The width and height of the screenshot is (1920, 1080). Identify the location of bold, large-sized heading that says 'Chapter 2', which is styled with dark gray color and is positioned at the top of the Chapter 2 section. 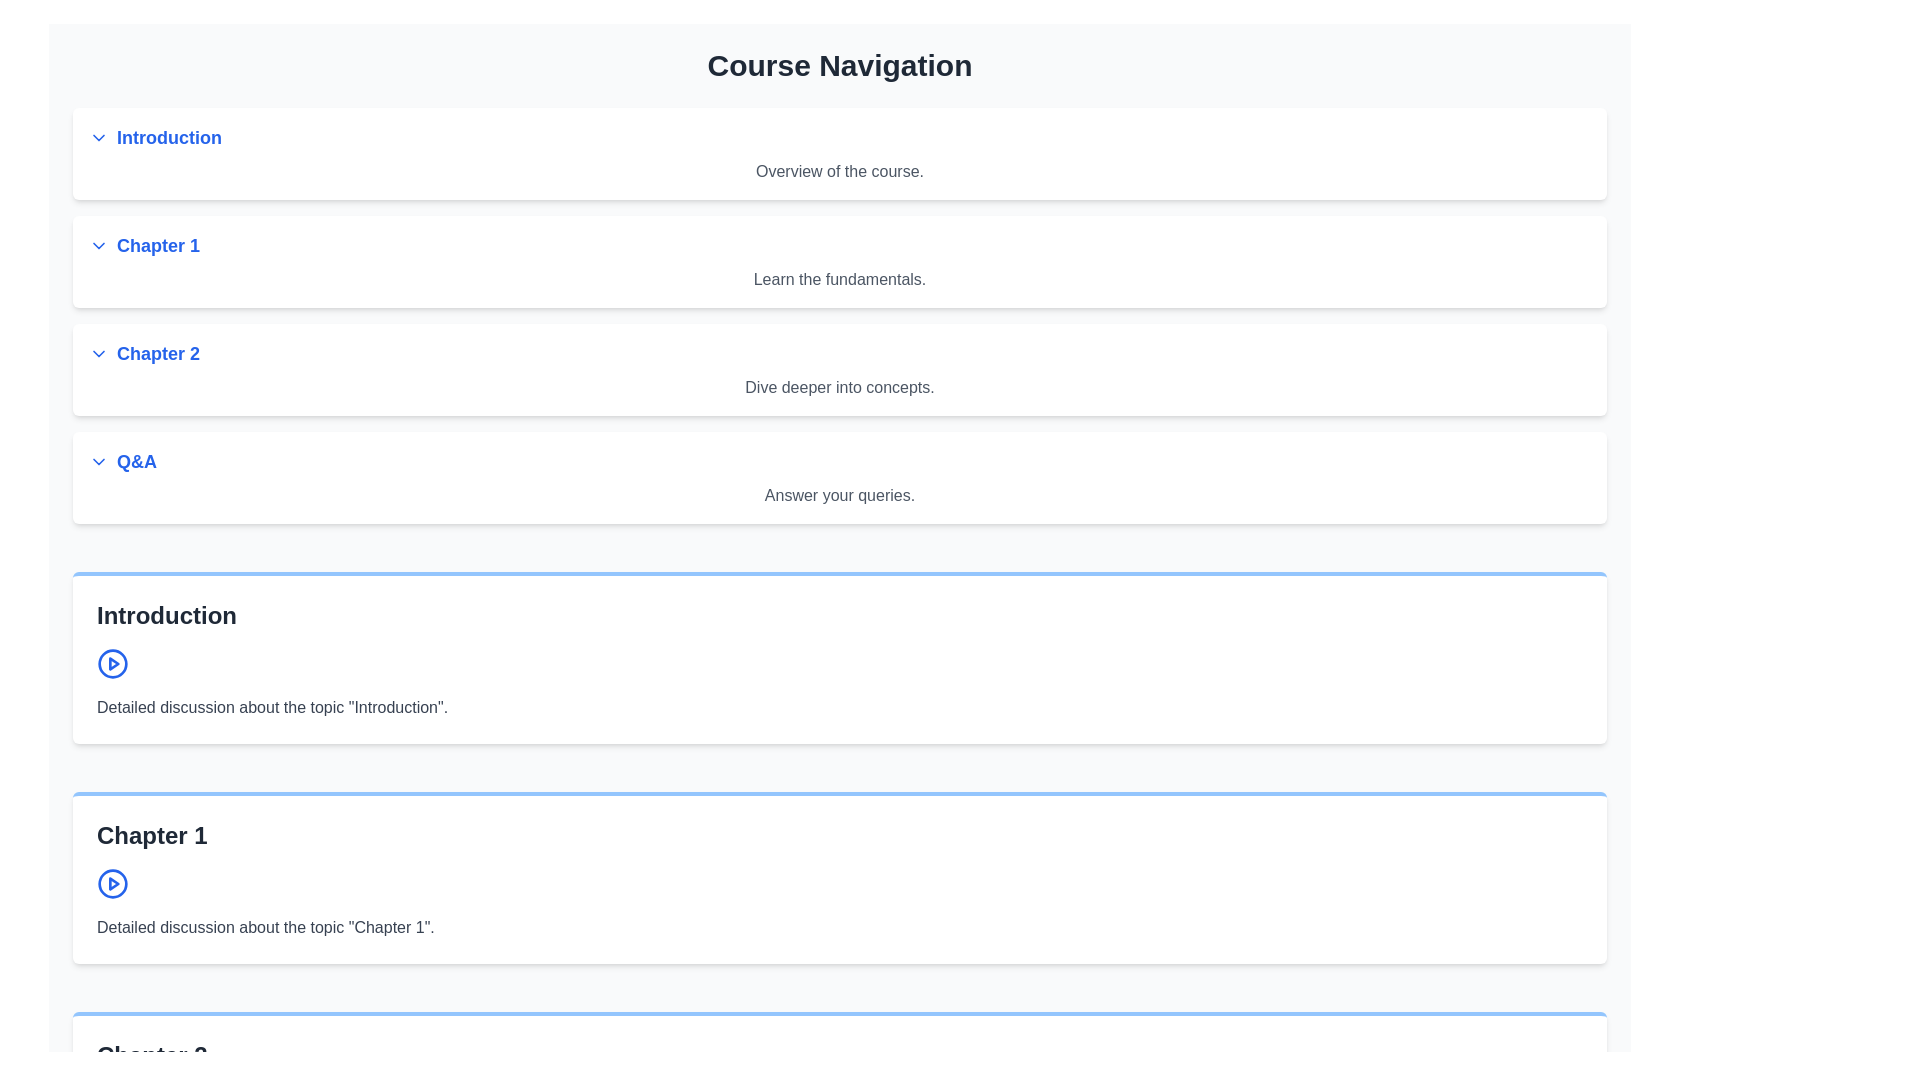
(151, 1055).